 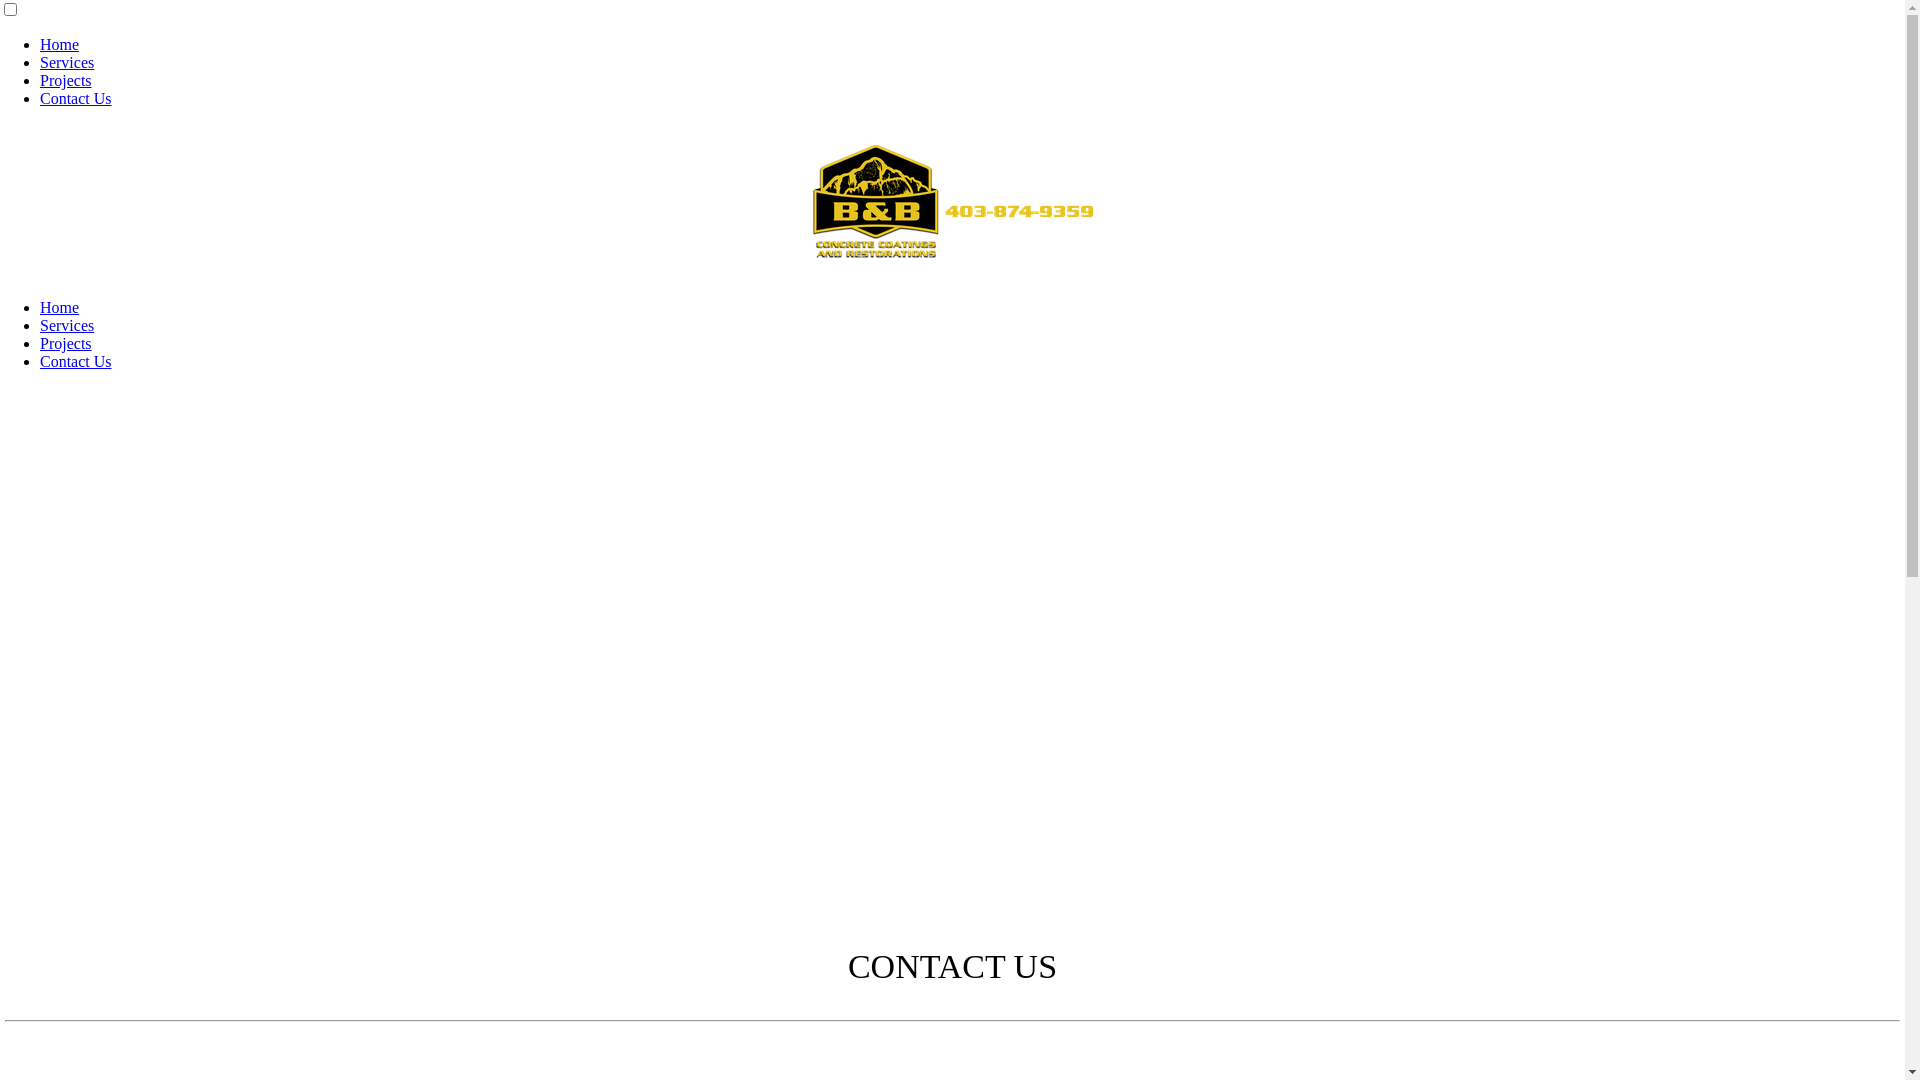 I want to click on 'Contact Us', so click(x=76, y=98).